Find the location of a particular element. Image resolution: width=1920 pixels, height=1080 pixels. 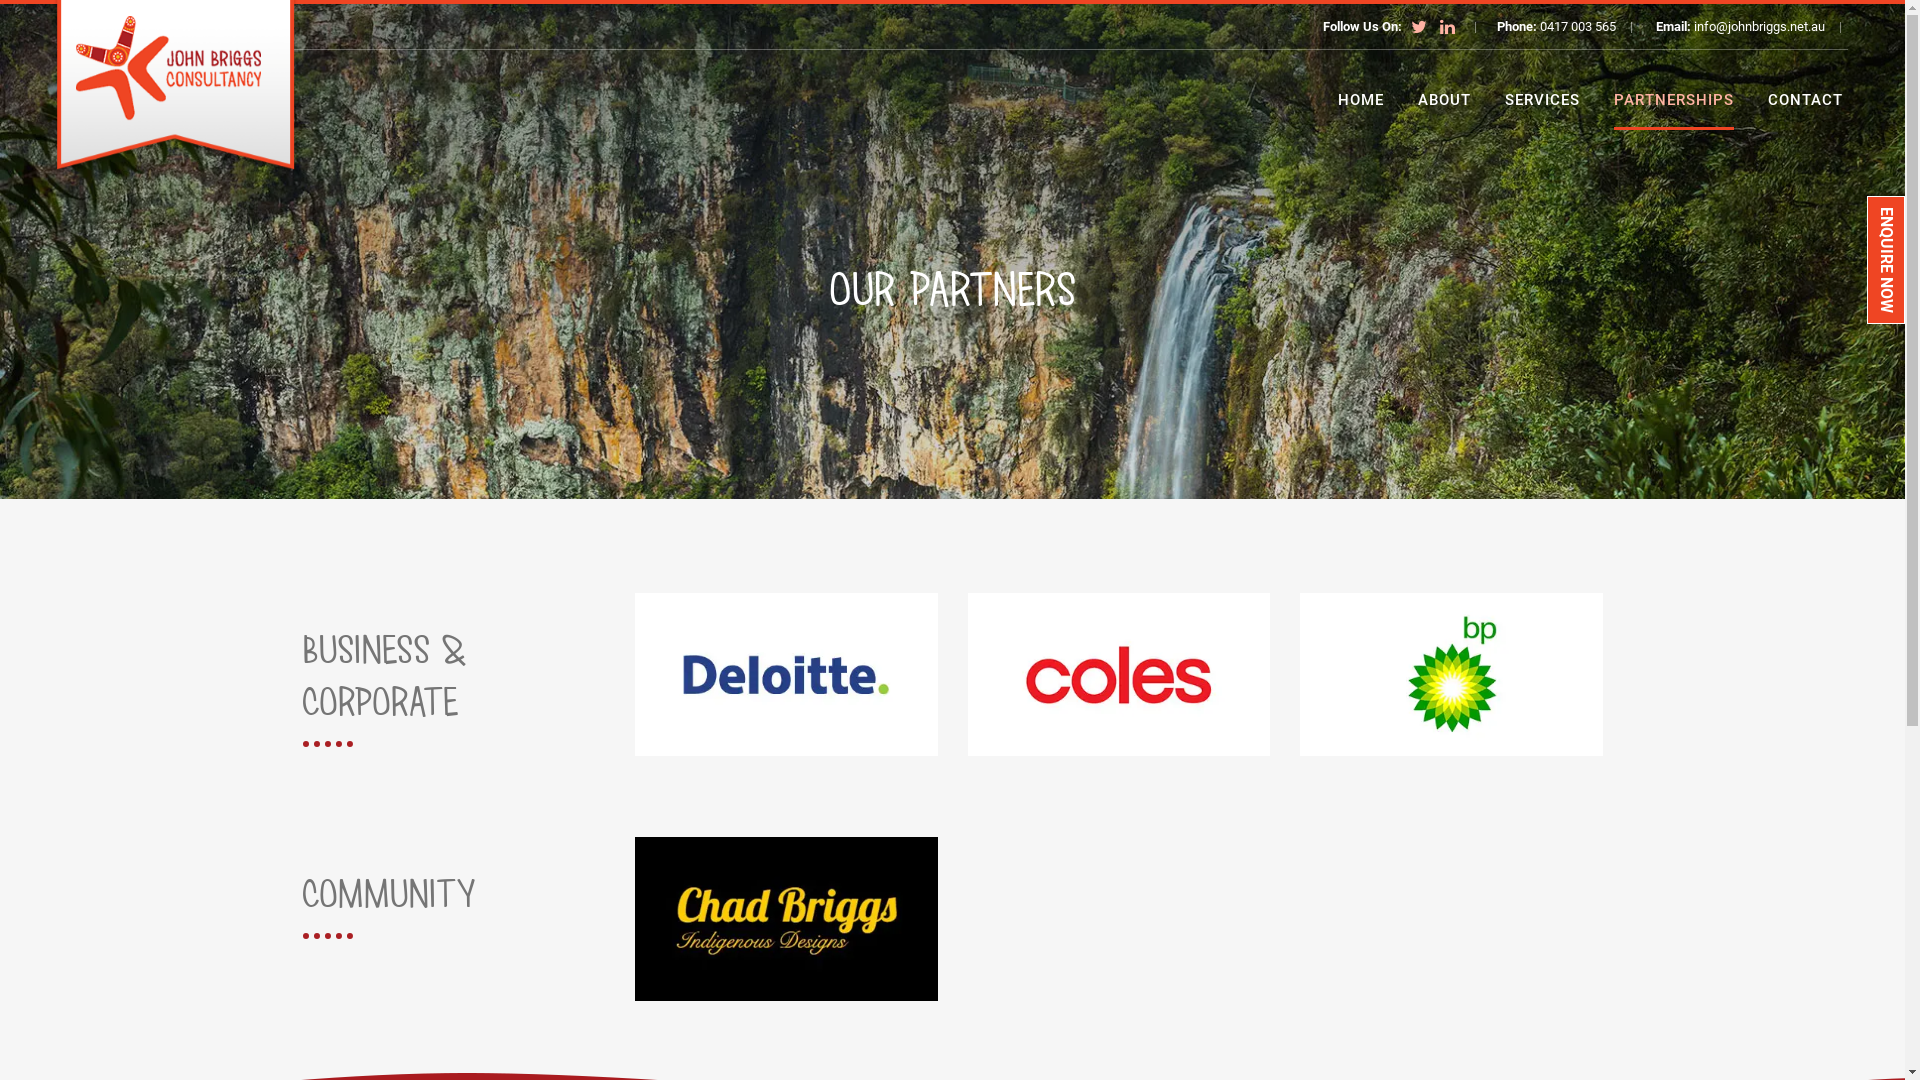

'HOME' is located at coordinates (1320, 100).